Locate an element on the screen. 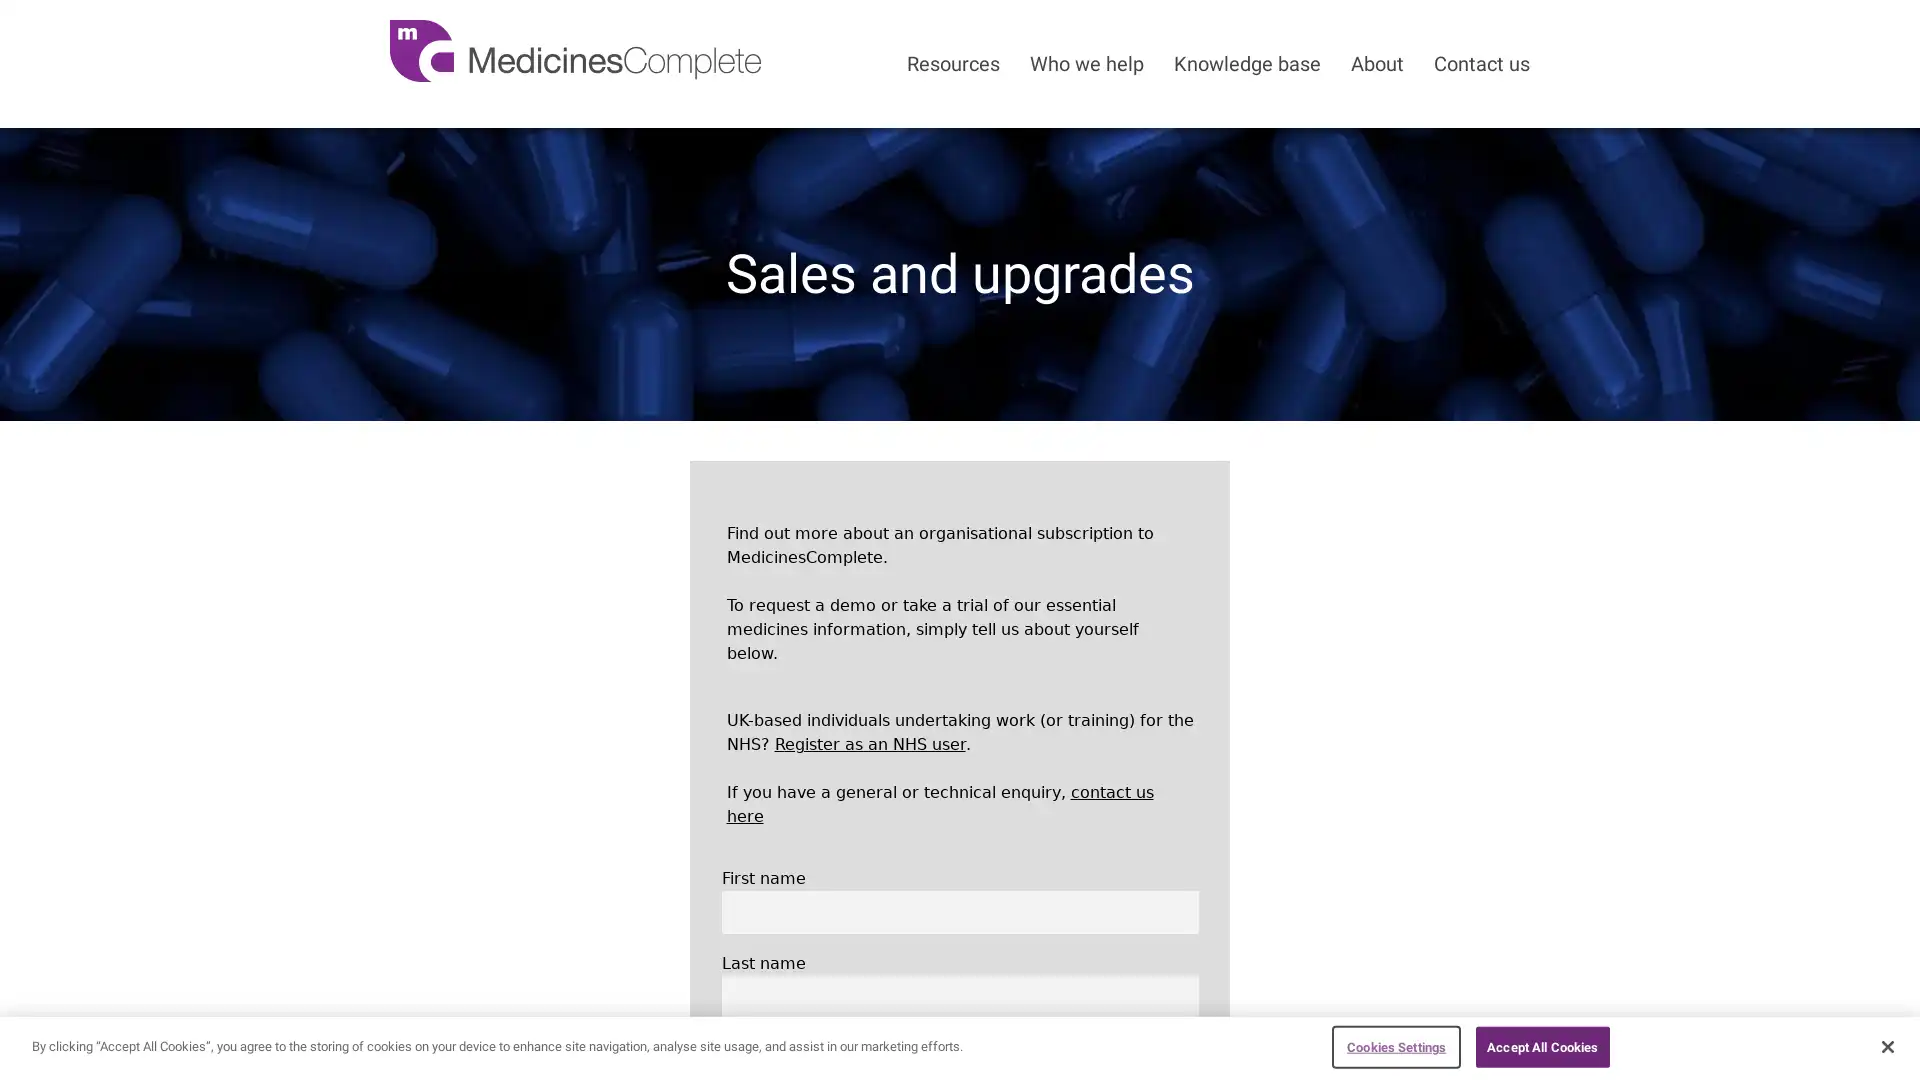  Close is located at coordinates (1886, 1044).